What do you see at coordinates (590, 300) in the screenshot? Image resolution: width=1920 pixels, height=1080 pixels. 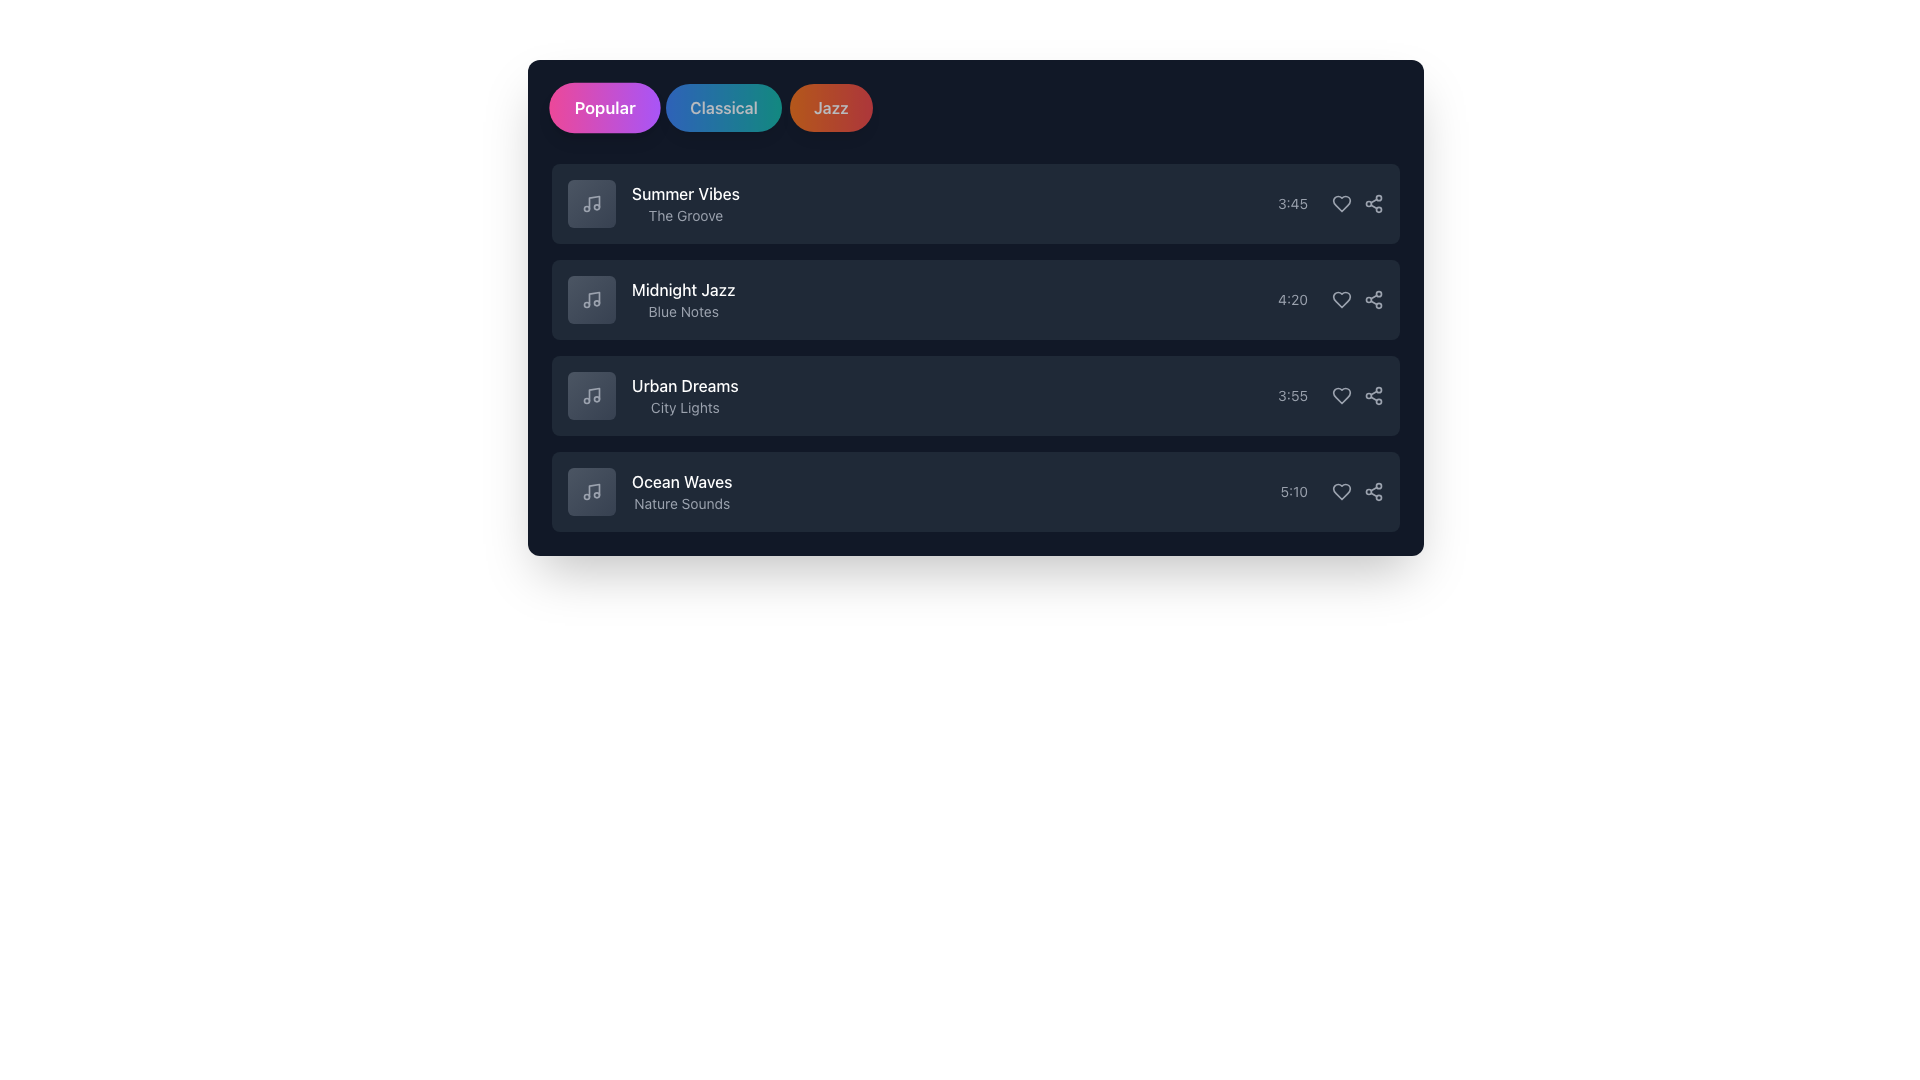 I see `design details of the Icon representing a musical note located in the 'Midnight Jazz' row of the list` at bounding box center [590, 300].